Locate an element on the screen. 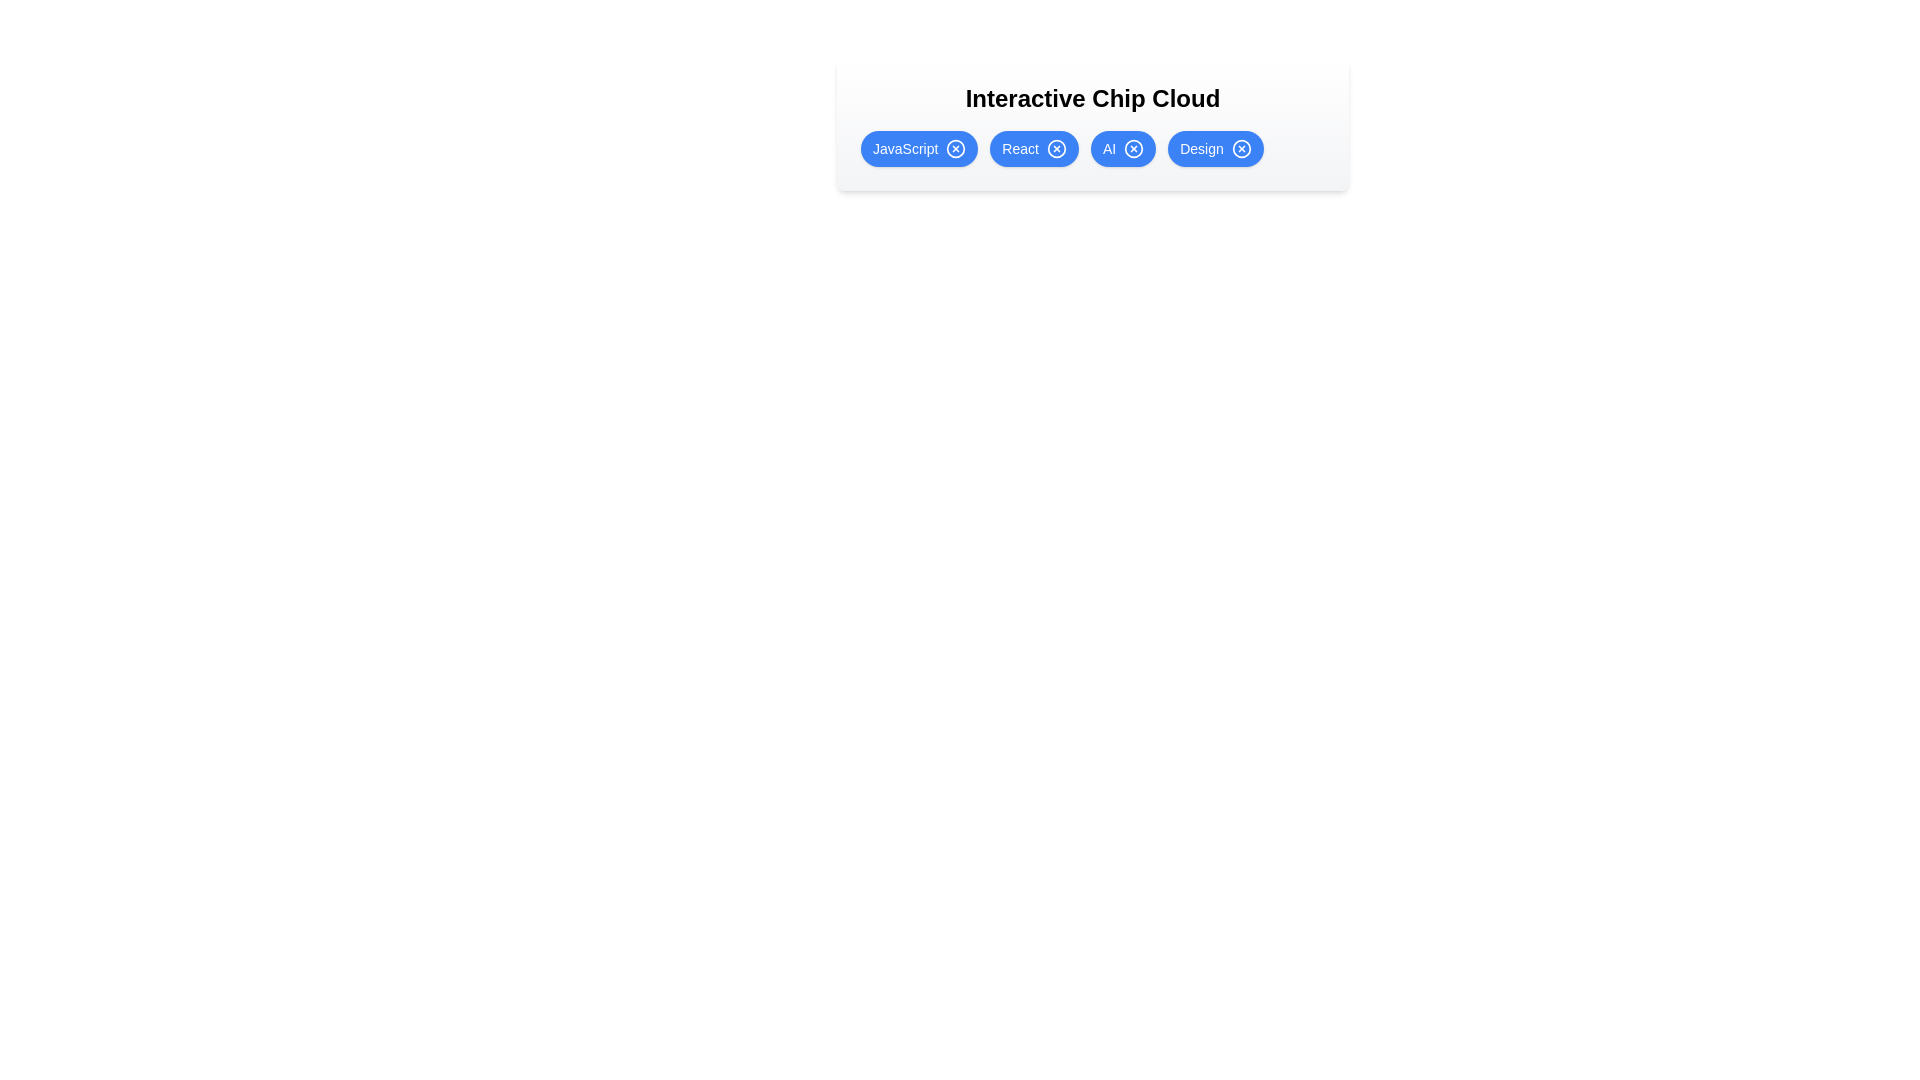  the chip labeled React to observe the hover effect is located at coordinates (1034, 148).